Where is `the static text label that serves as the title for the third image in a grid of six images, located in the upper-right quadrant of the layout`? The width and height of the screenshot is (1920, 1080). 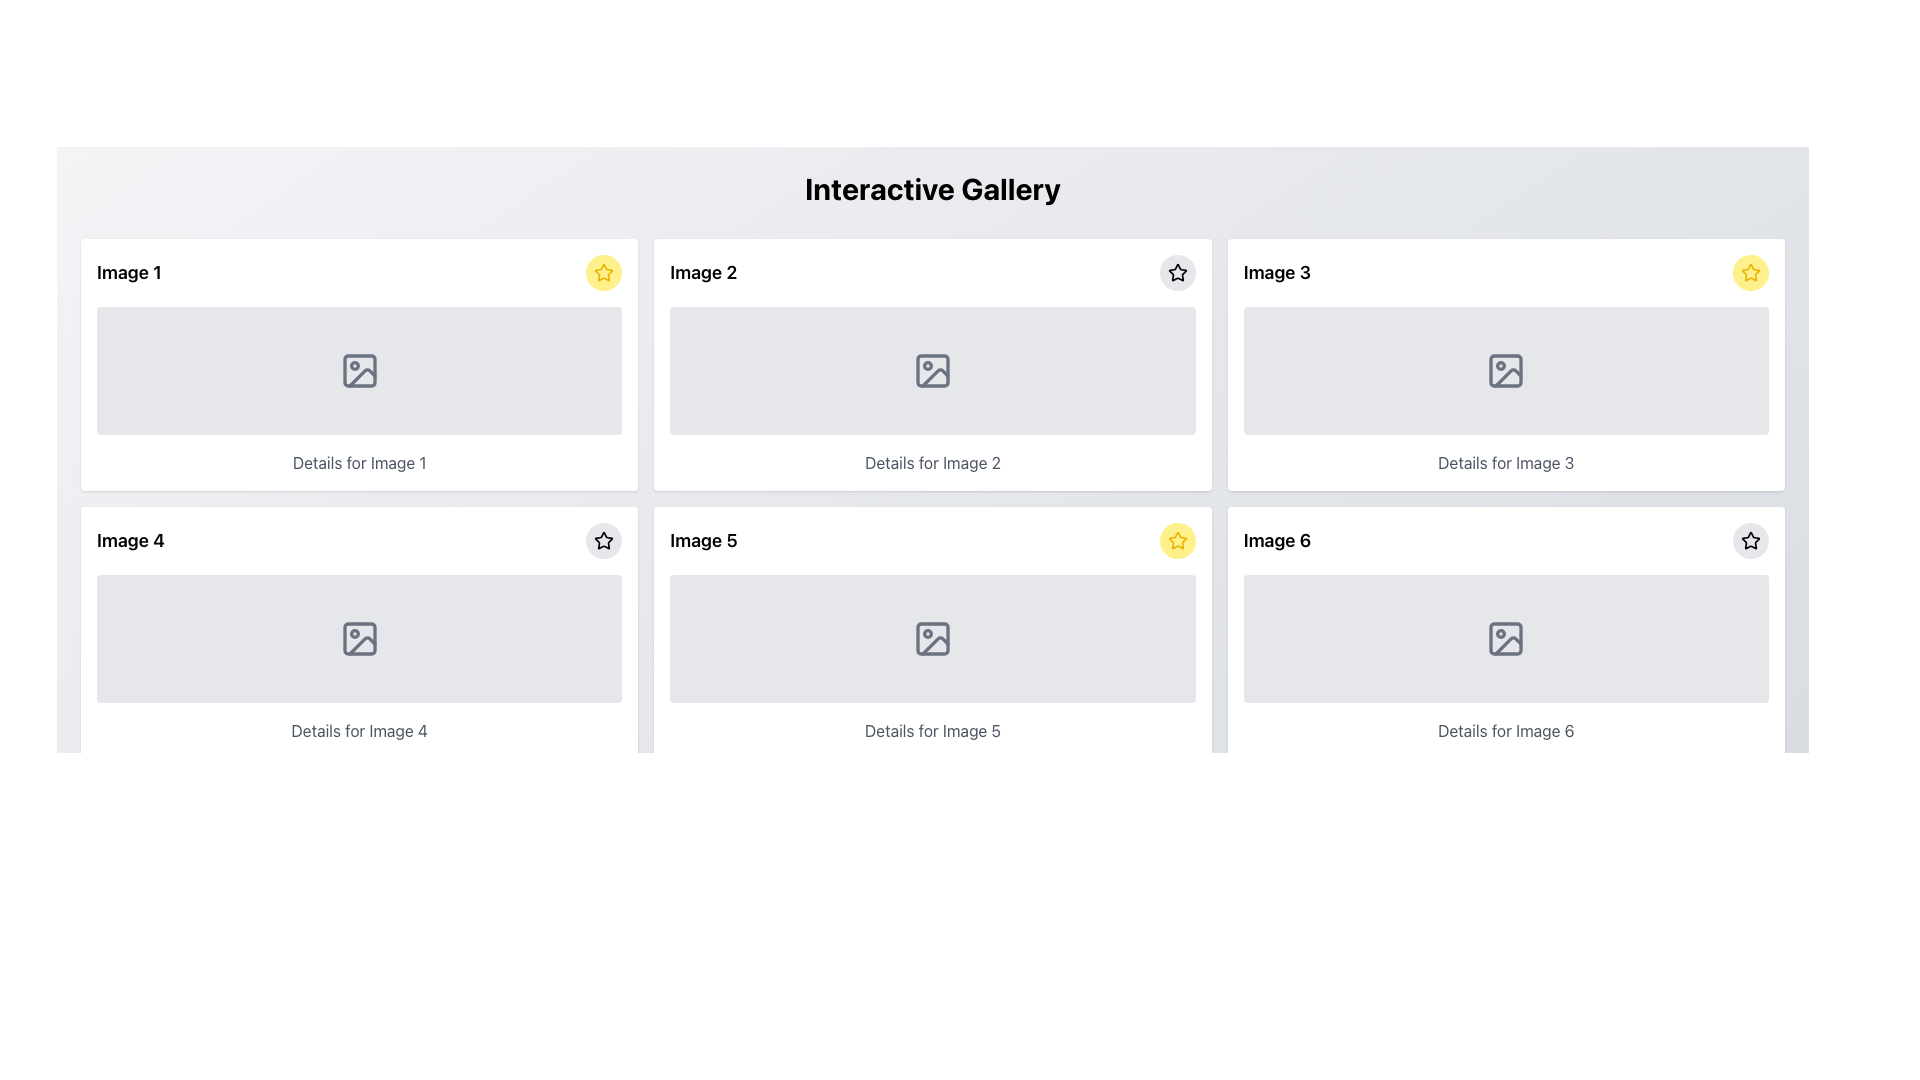 the static text label that serves as the title for the third image in a grid of six images, located in the upper-right quadrant of the layout is located at coordinates (1276, 273).